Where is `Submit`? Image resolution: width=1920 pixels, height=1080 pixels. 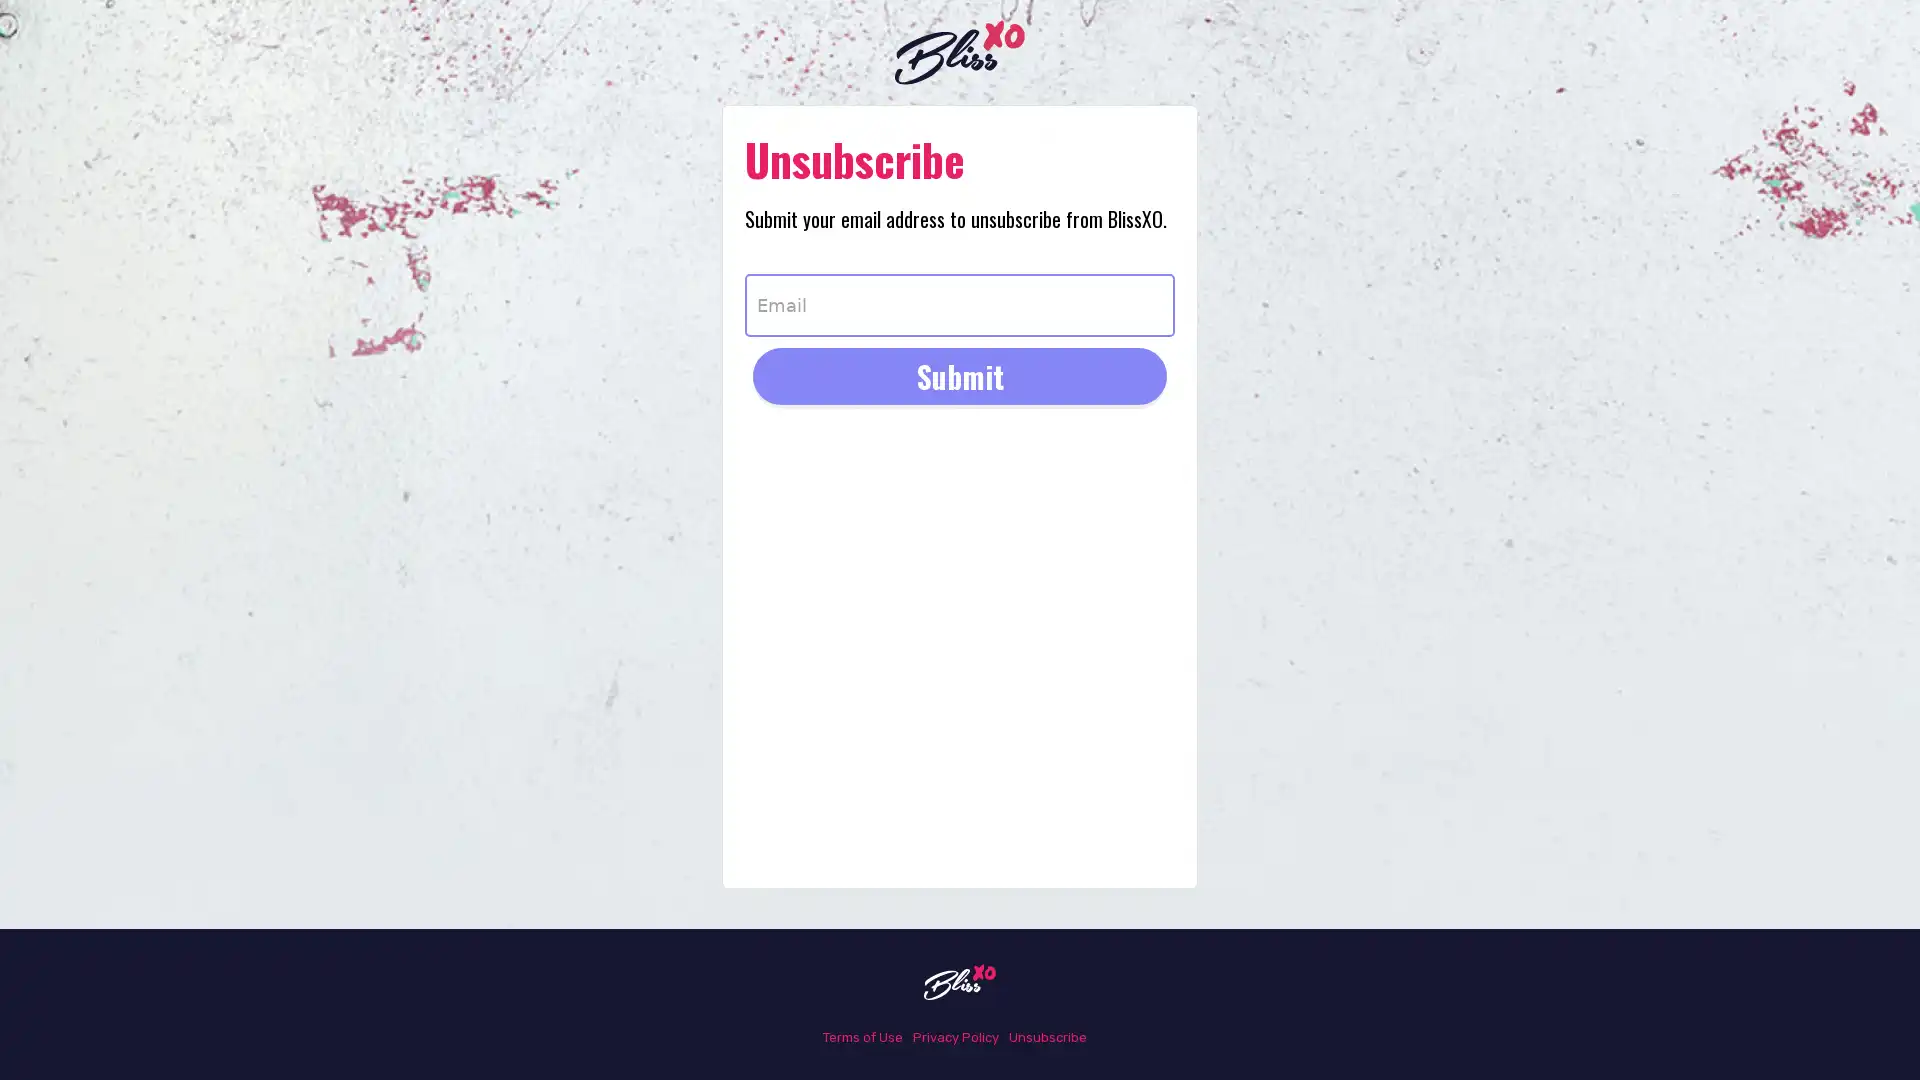
Submit is located at coordinates (960, 375).